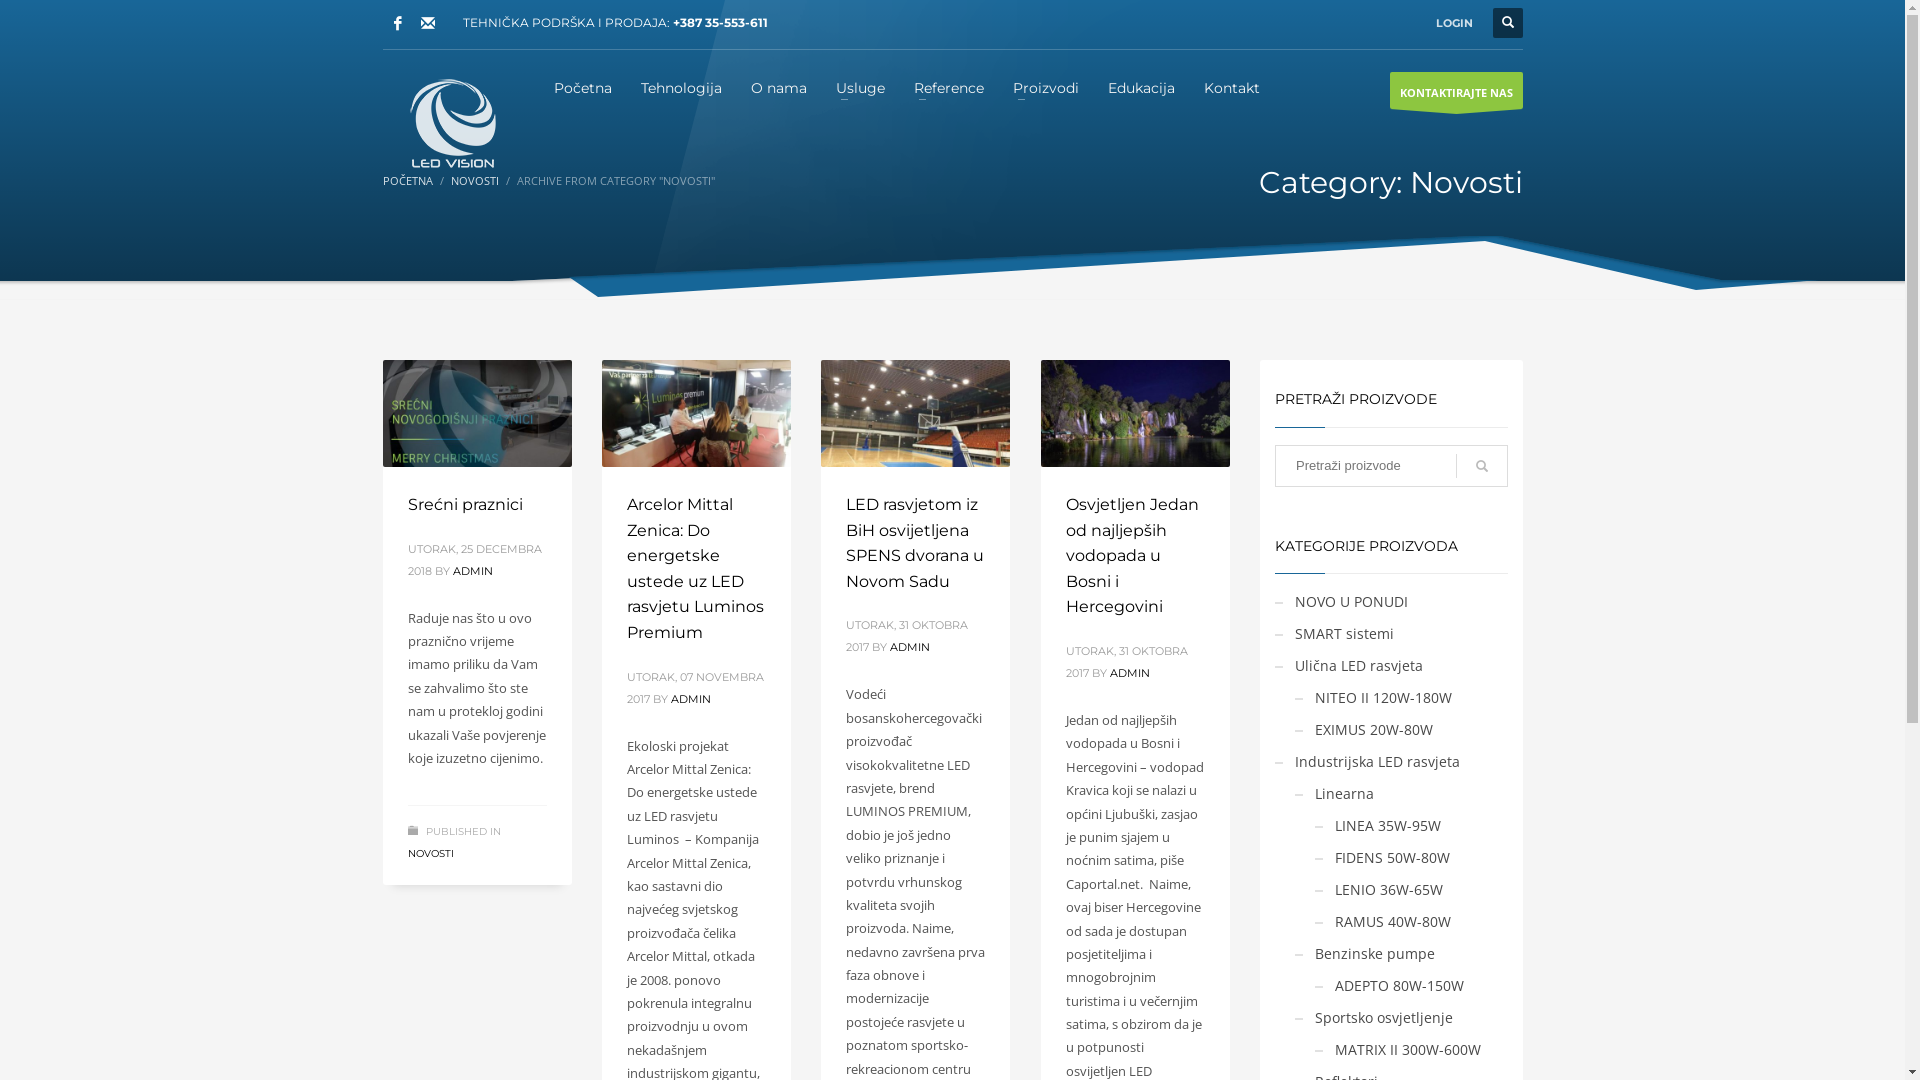 This screenshot has height=1080, width=1920. What do you see at coordinates (1045, 86) in the screenshot?
I see `'Proizvodi'` at bounding box center [1045, 86].